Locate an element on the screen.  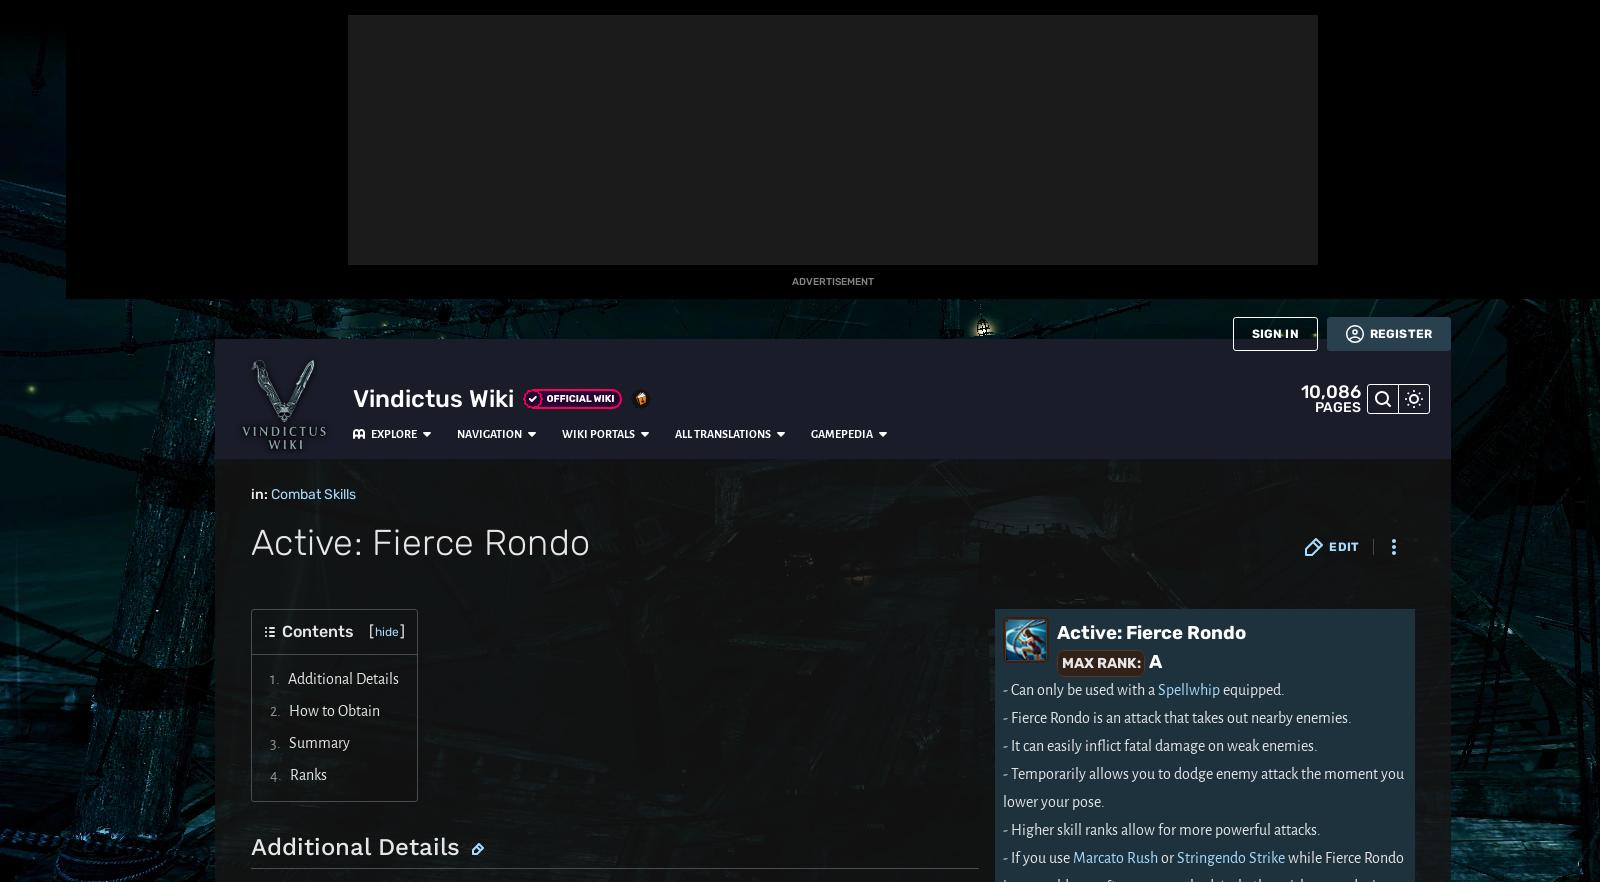
'Navigation' is located at coordinates (359, 22).